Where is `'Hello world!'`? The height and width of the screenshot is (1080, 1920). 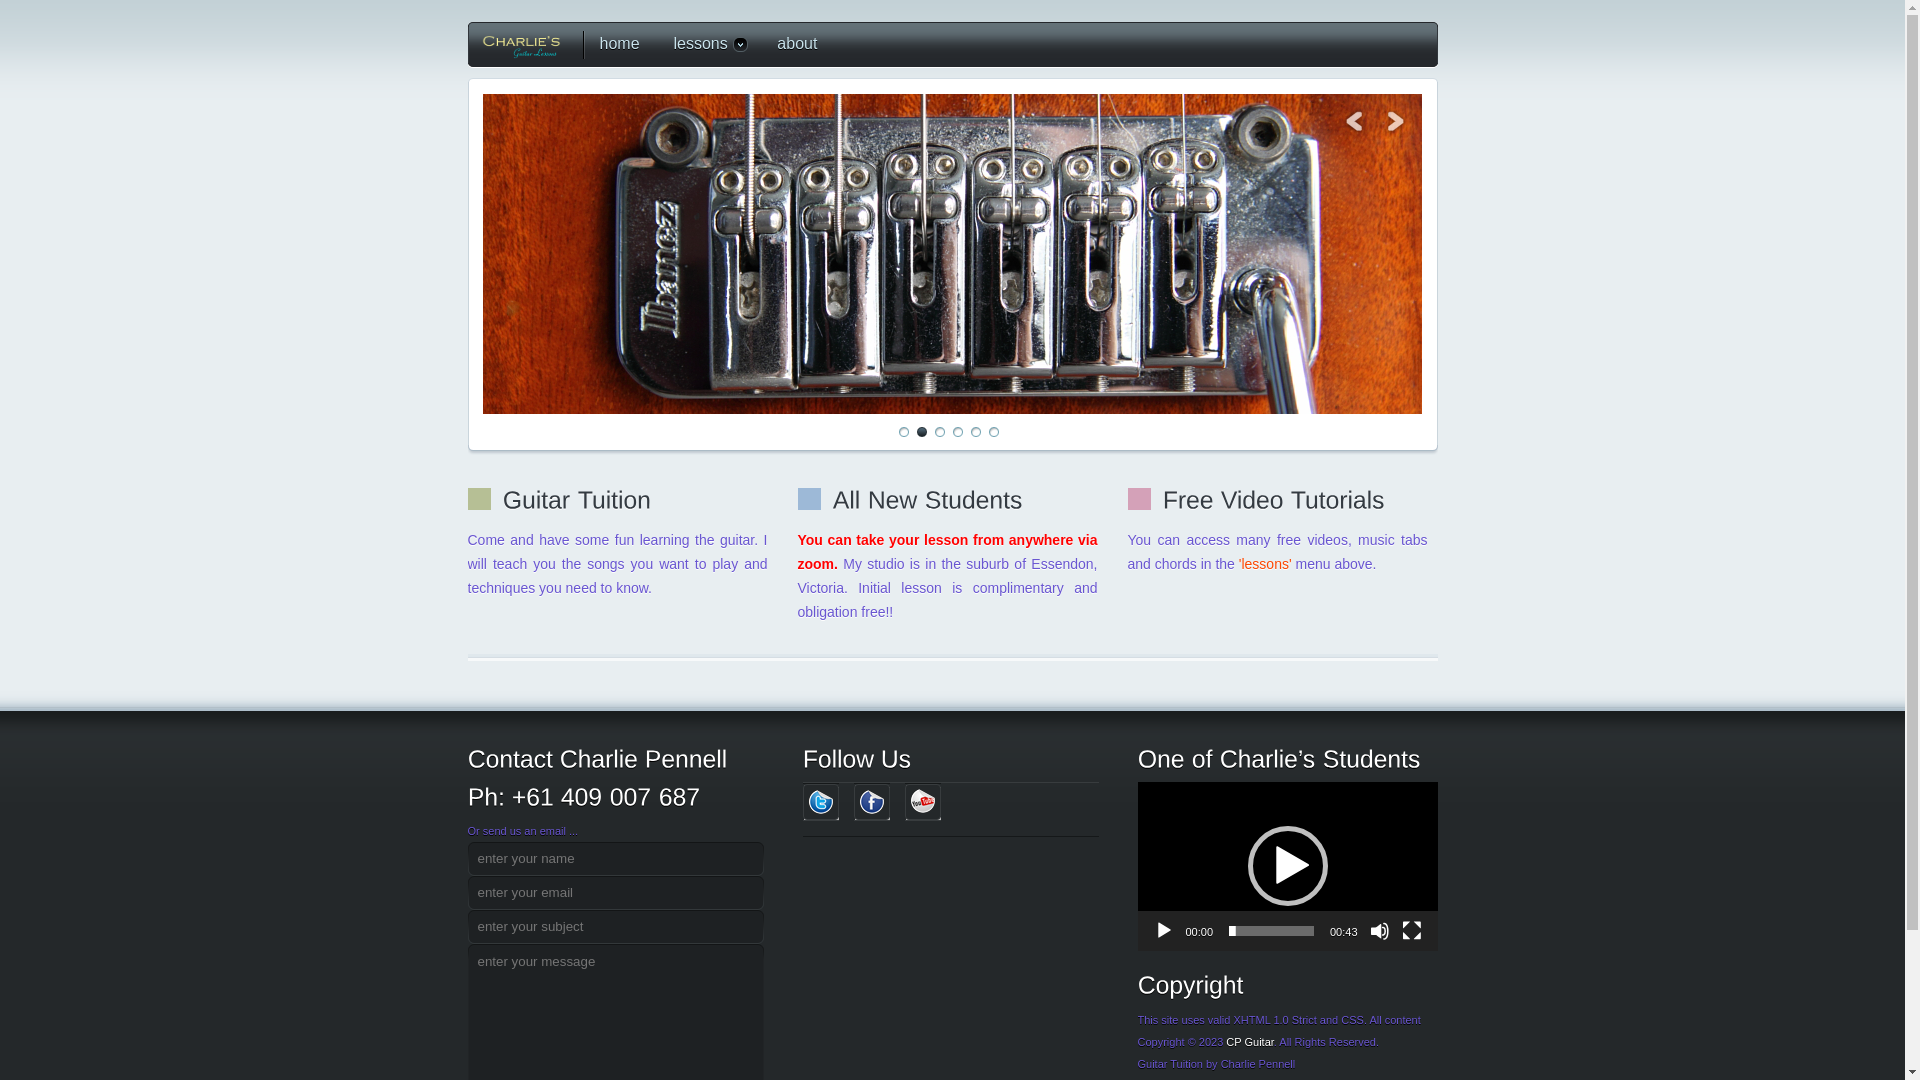 'Hello world!' is located at coordinates (481, 253).